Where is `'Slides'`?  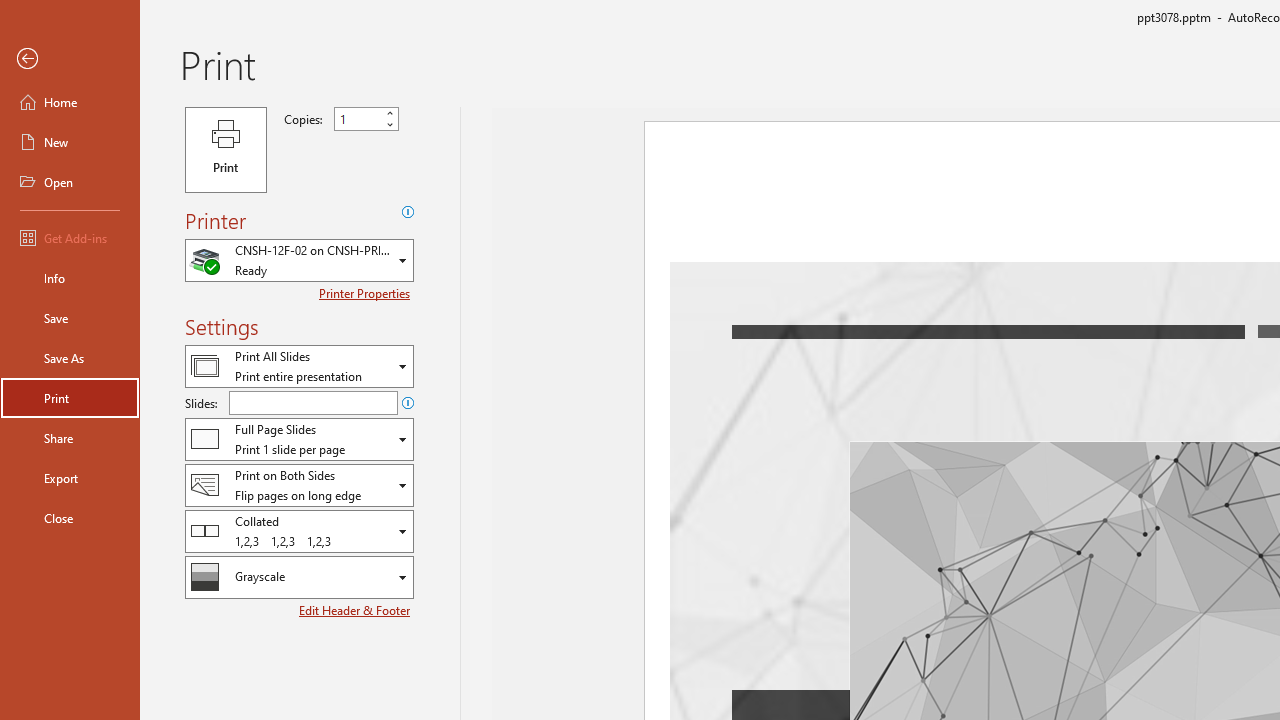
'Slides' is located at coordinates (312, 402).